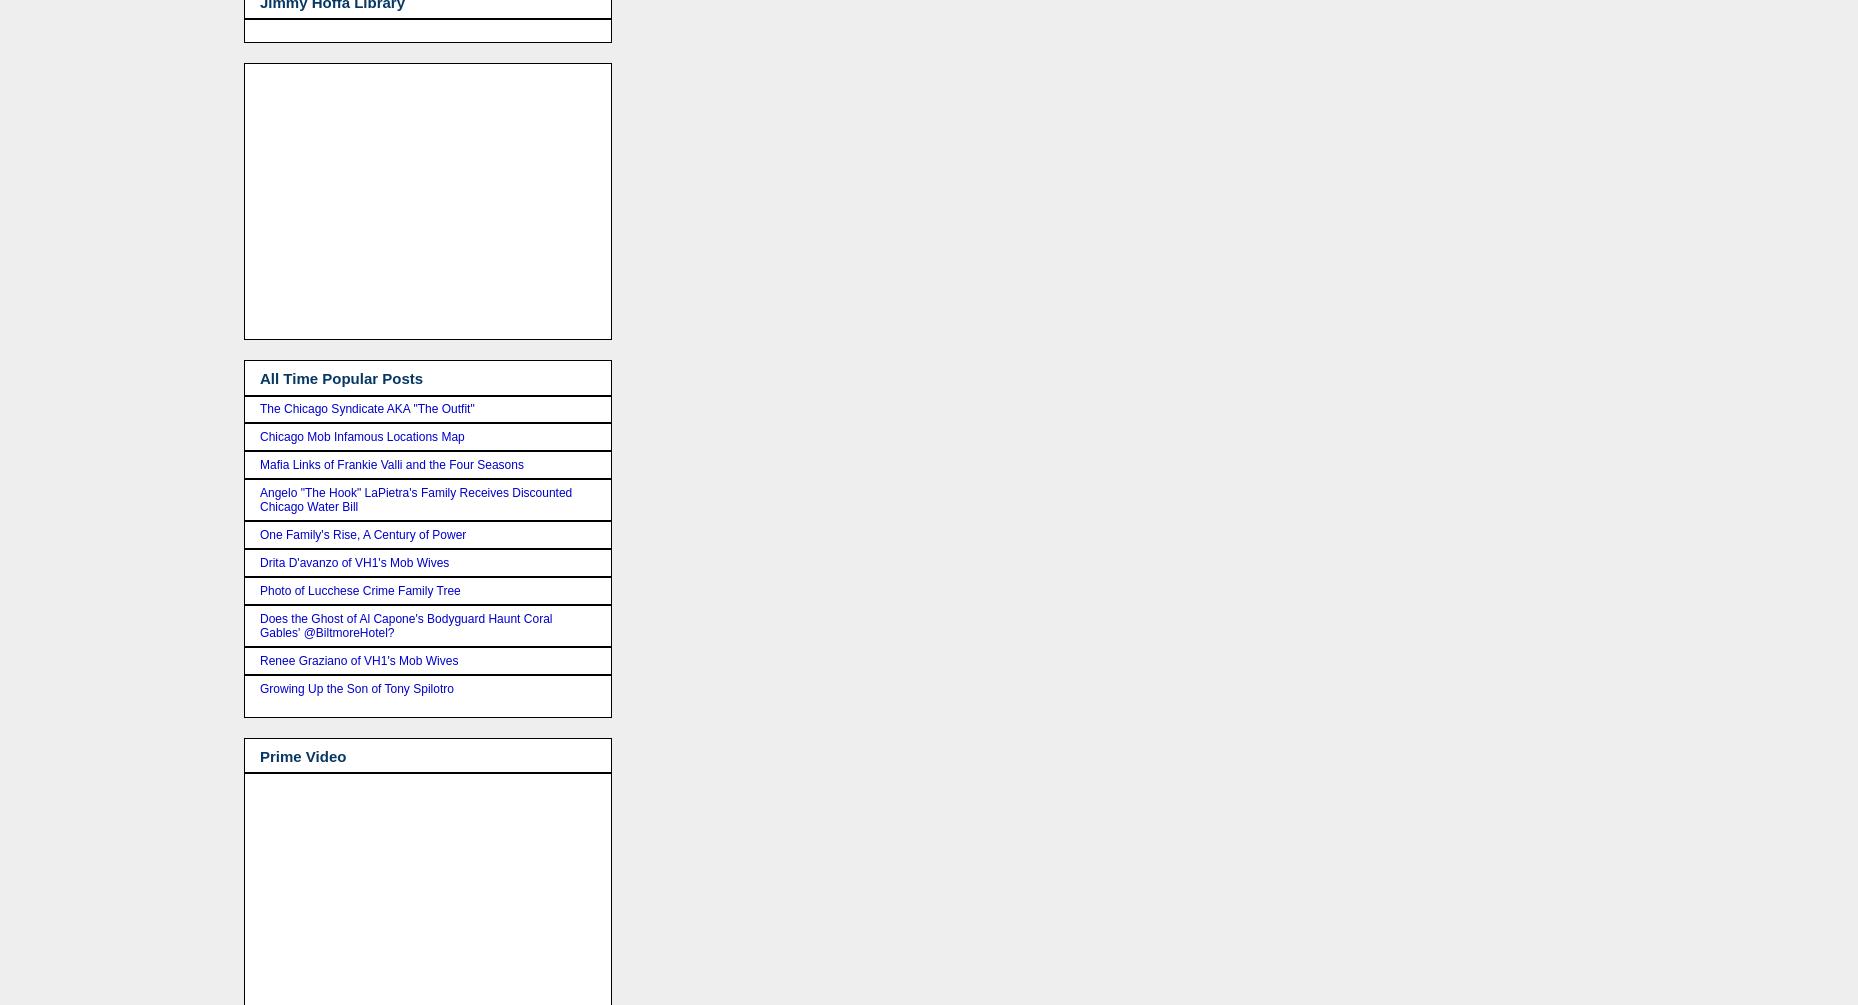 The image size is (1858, 1005). What do you see at coordinates (390, 464) in the screenshot?
I see `'Mafia Links of Frankie Valli and the Four Seasons'` at bounding box center [390, 464].